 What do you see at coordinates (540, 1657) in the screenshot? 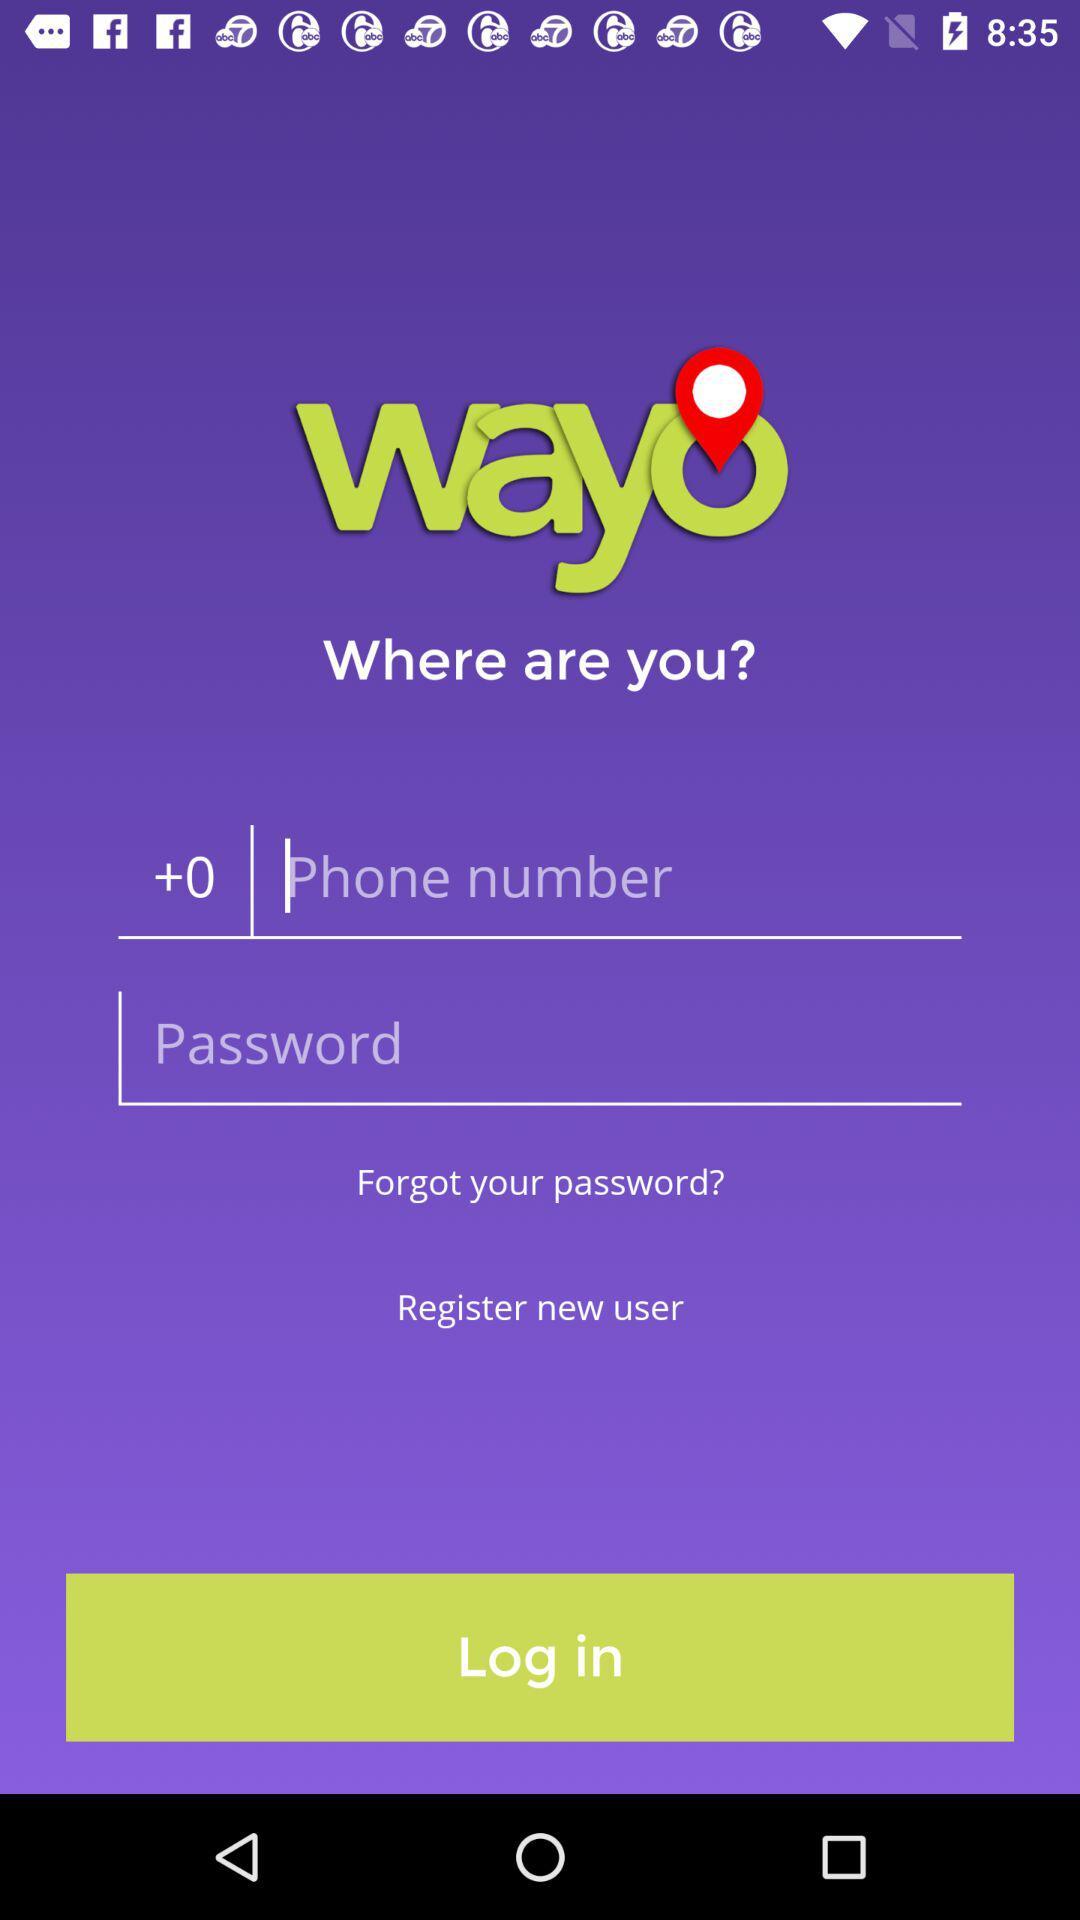
I see `log in item` at bounding box center [540, 1657].